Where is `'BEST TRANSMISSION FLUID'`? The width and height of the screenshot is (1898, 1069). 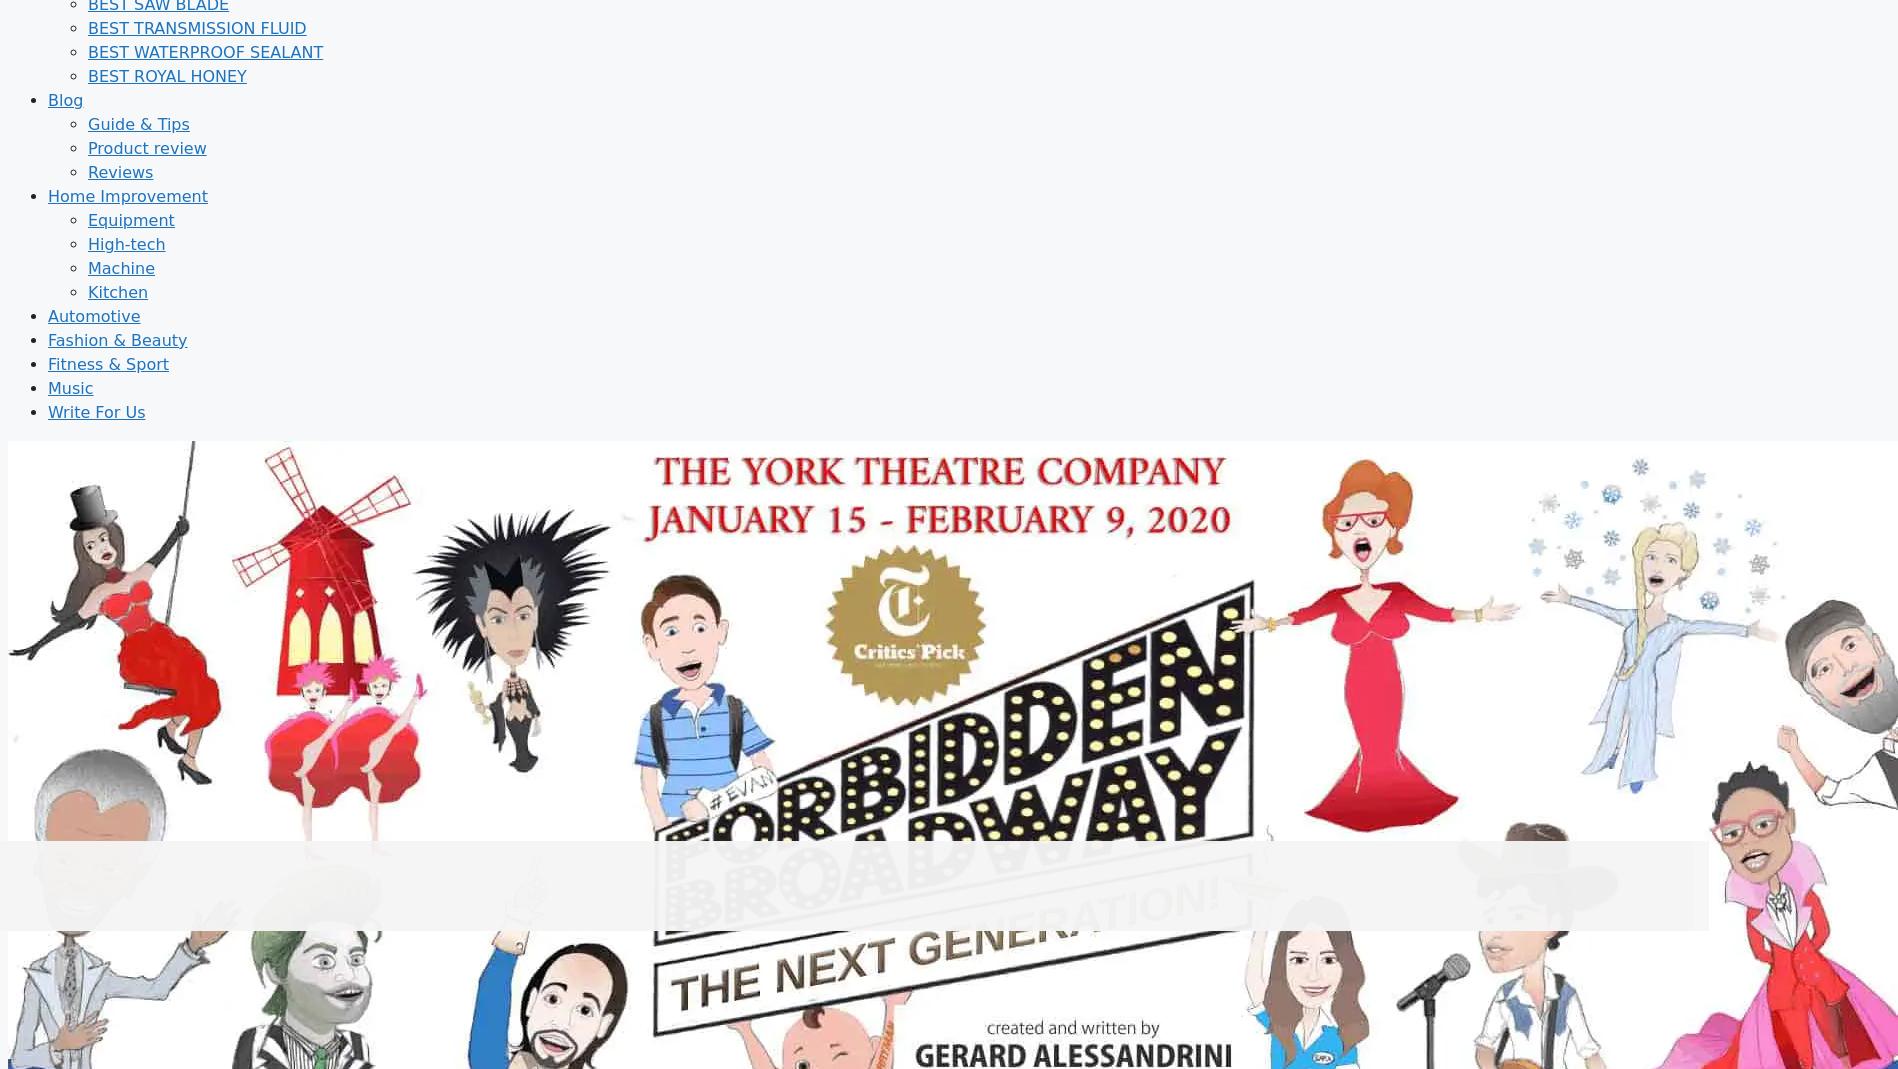
'BEST TRANSMISSION FLUID' is located at coordinates (196, 26).